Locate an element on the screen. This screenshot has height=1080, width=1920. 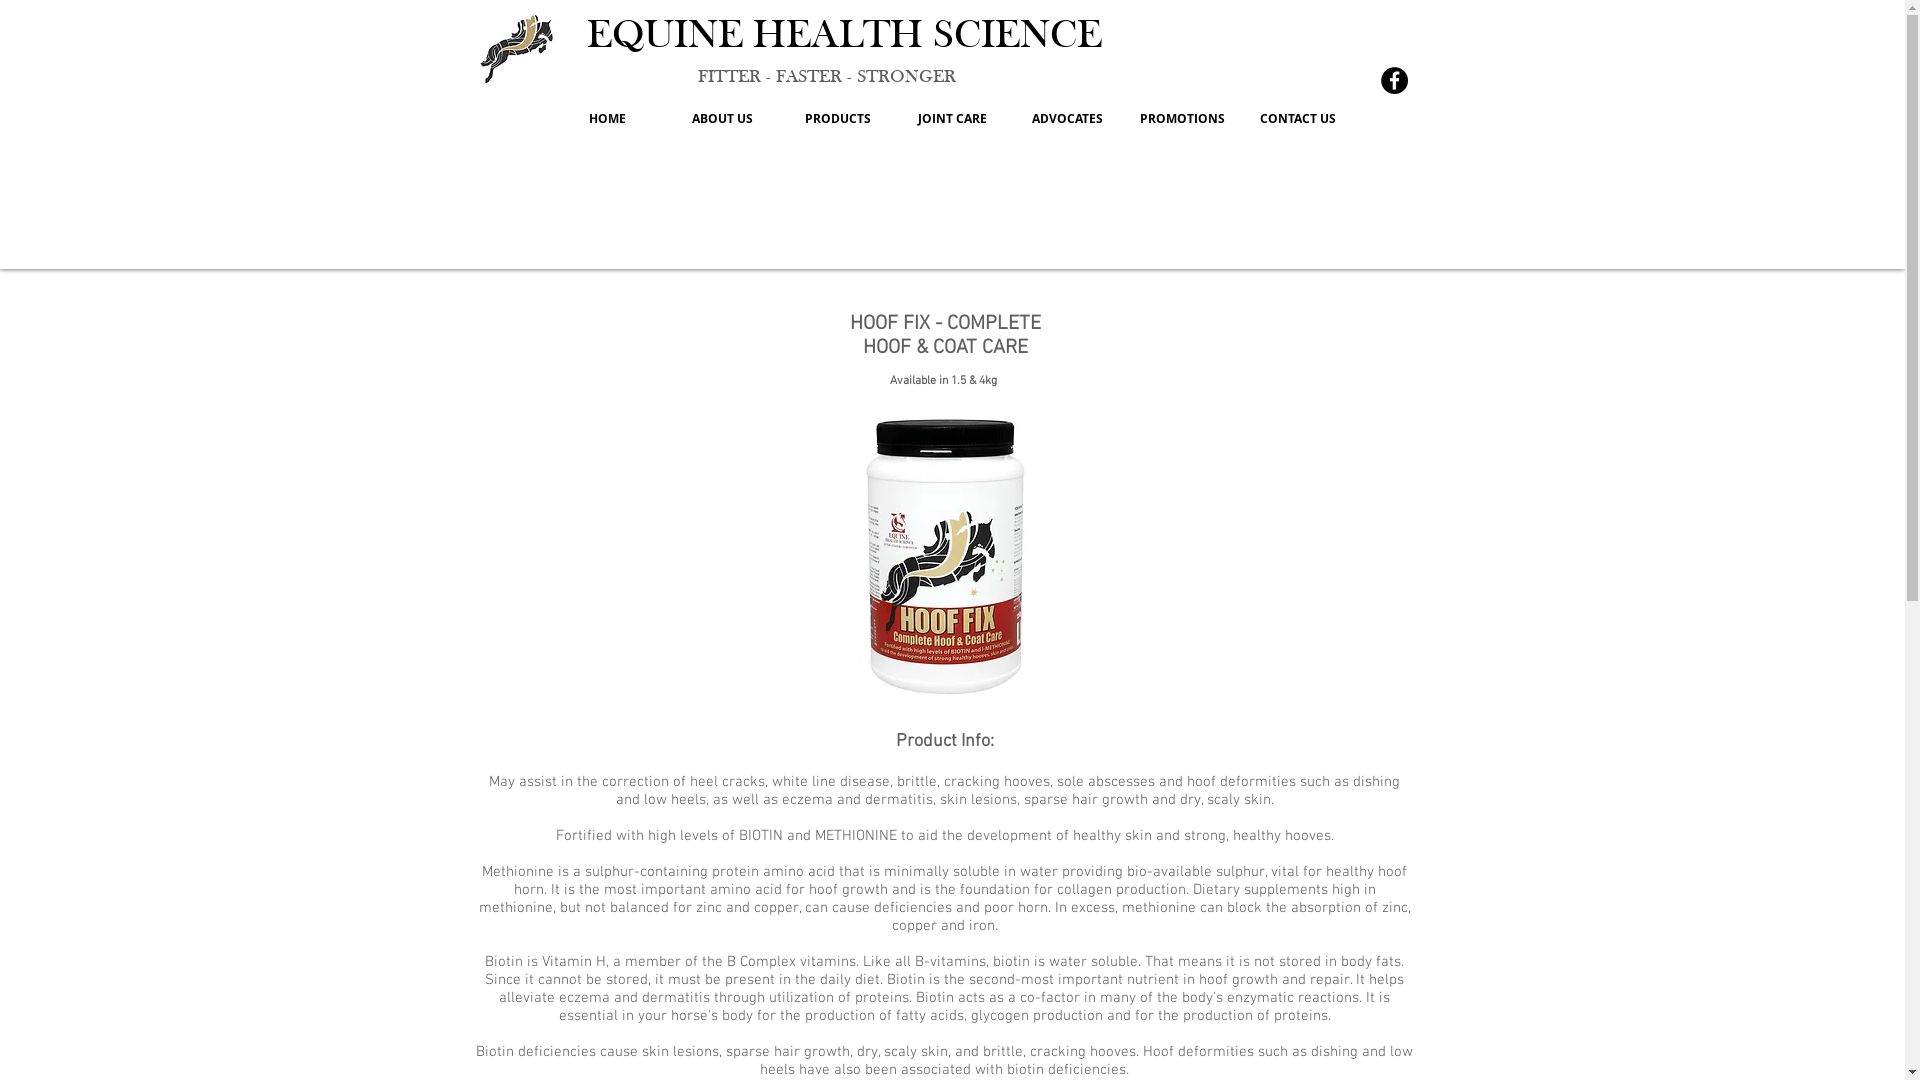
'HOME' is located at coordinates (606, 119).